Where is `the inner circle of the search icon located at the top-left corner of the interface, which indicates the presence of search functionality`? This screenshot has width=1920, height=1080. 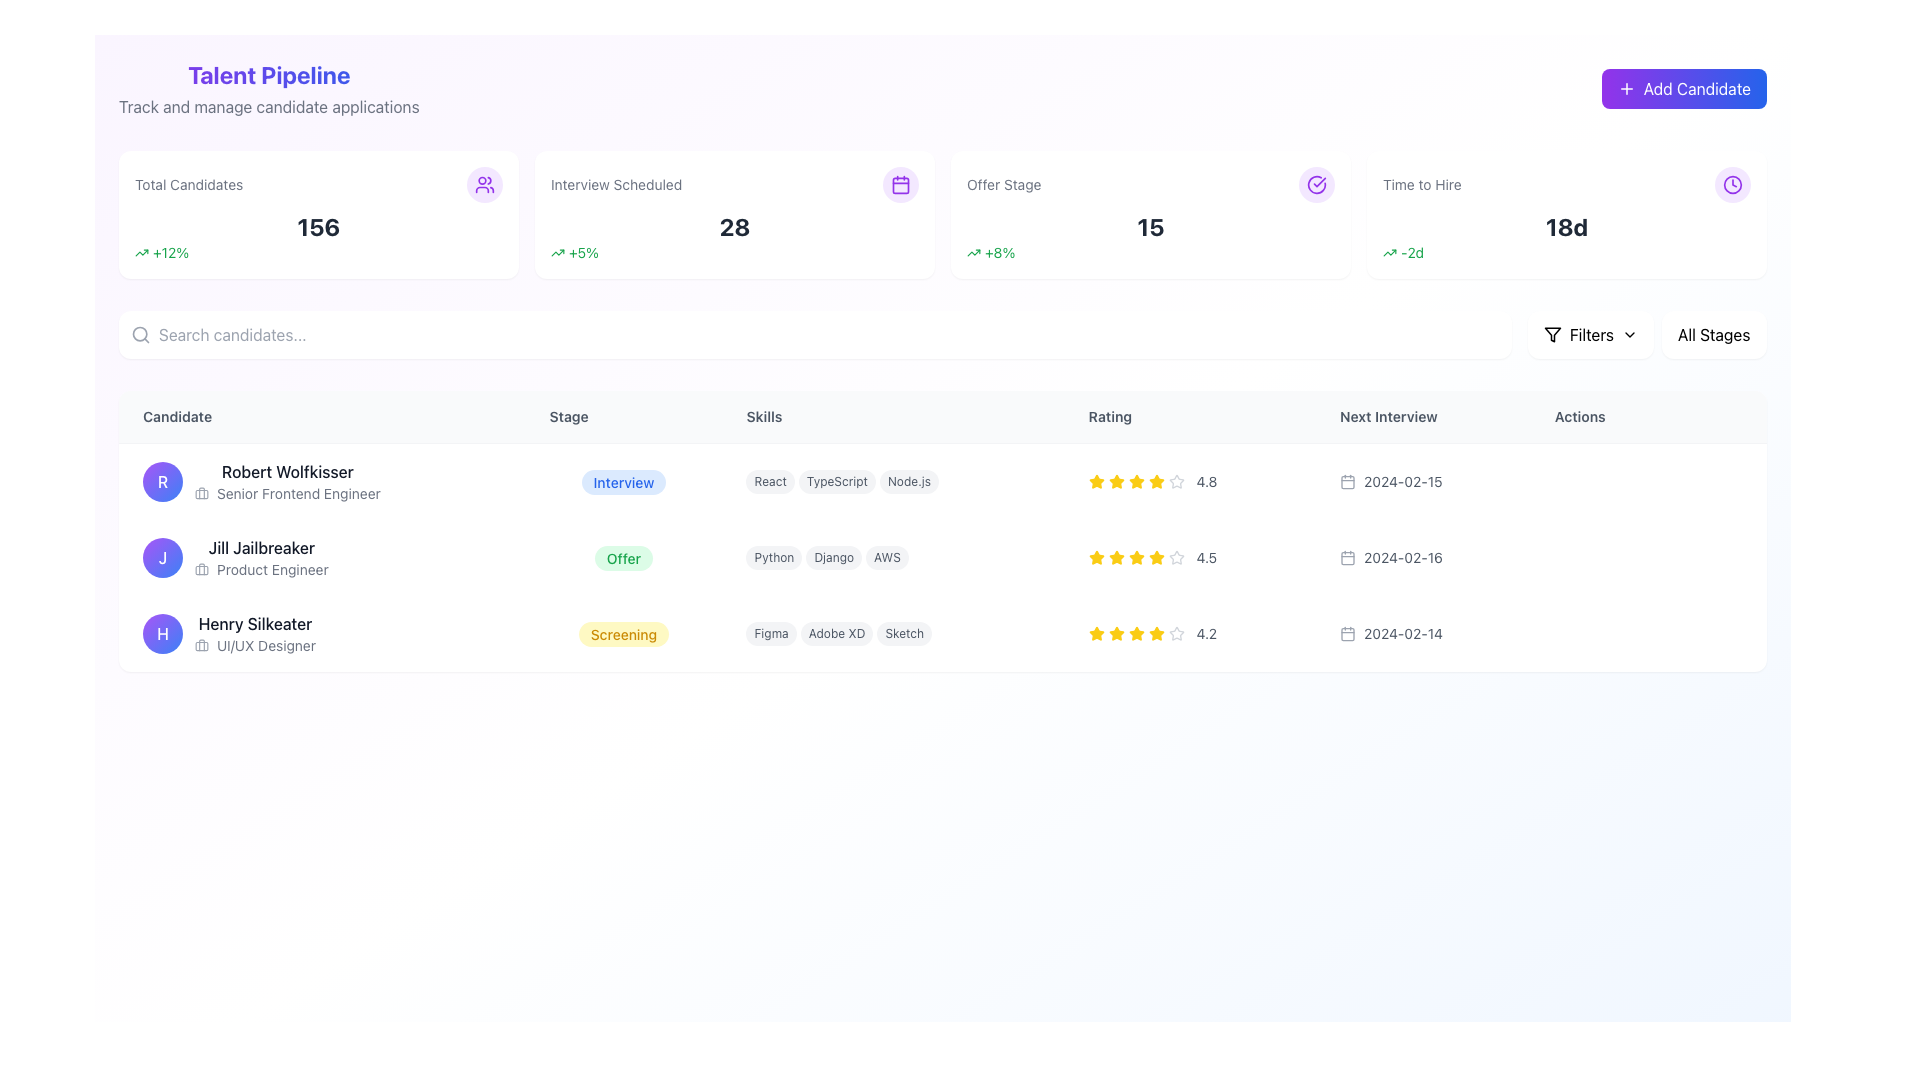
the inner circle of the search icon located at the top-left corner of the interface, which indicates the presence of search functionality is located at coordinates (139, 333).